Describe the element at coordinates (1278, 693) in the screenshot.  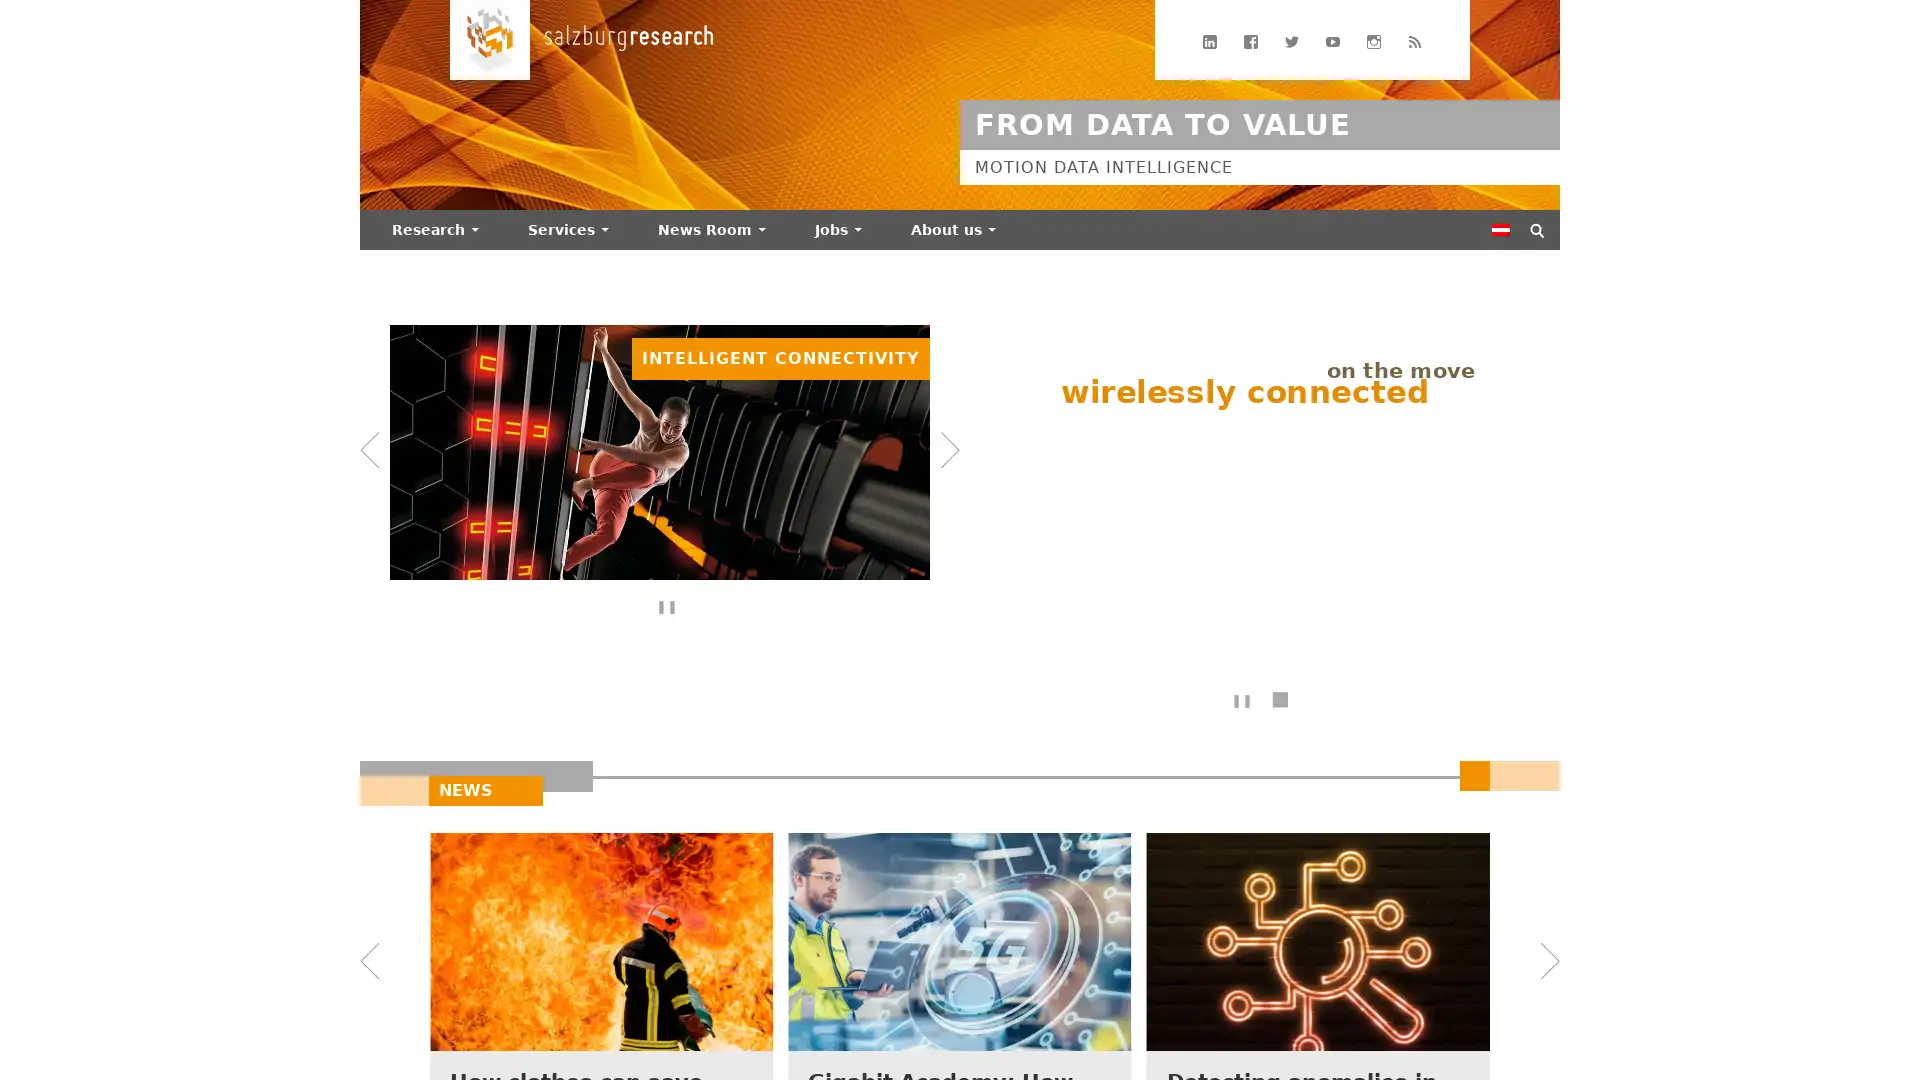
I see `Texte ohne Animation anzeigen` at that location.